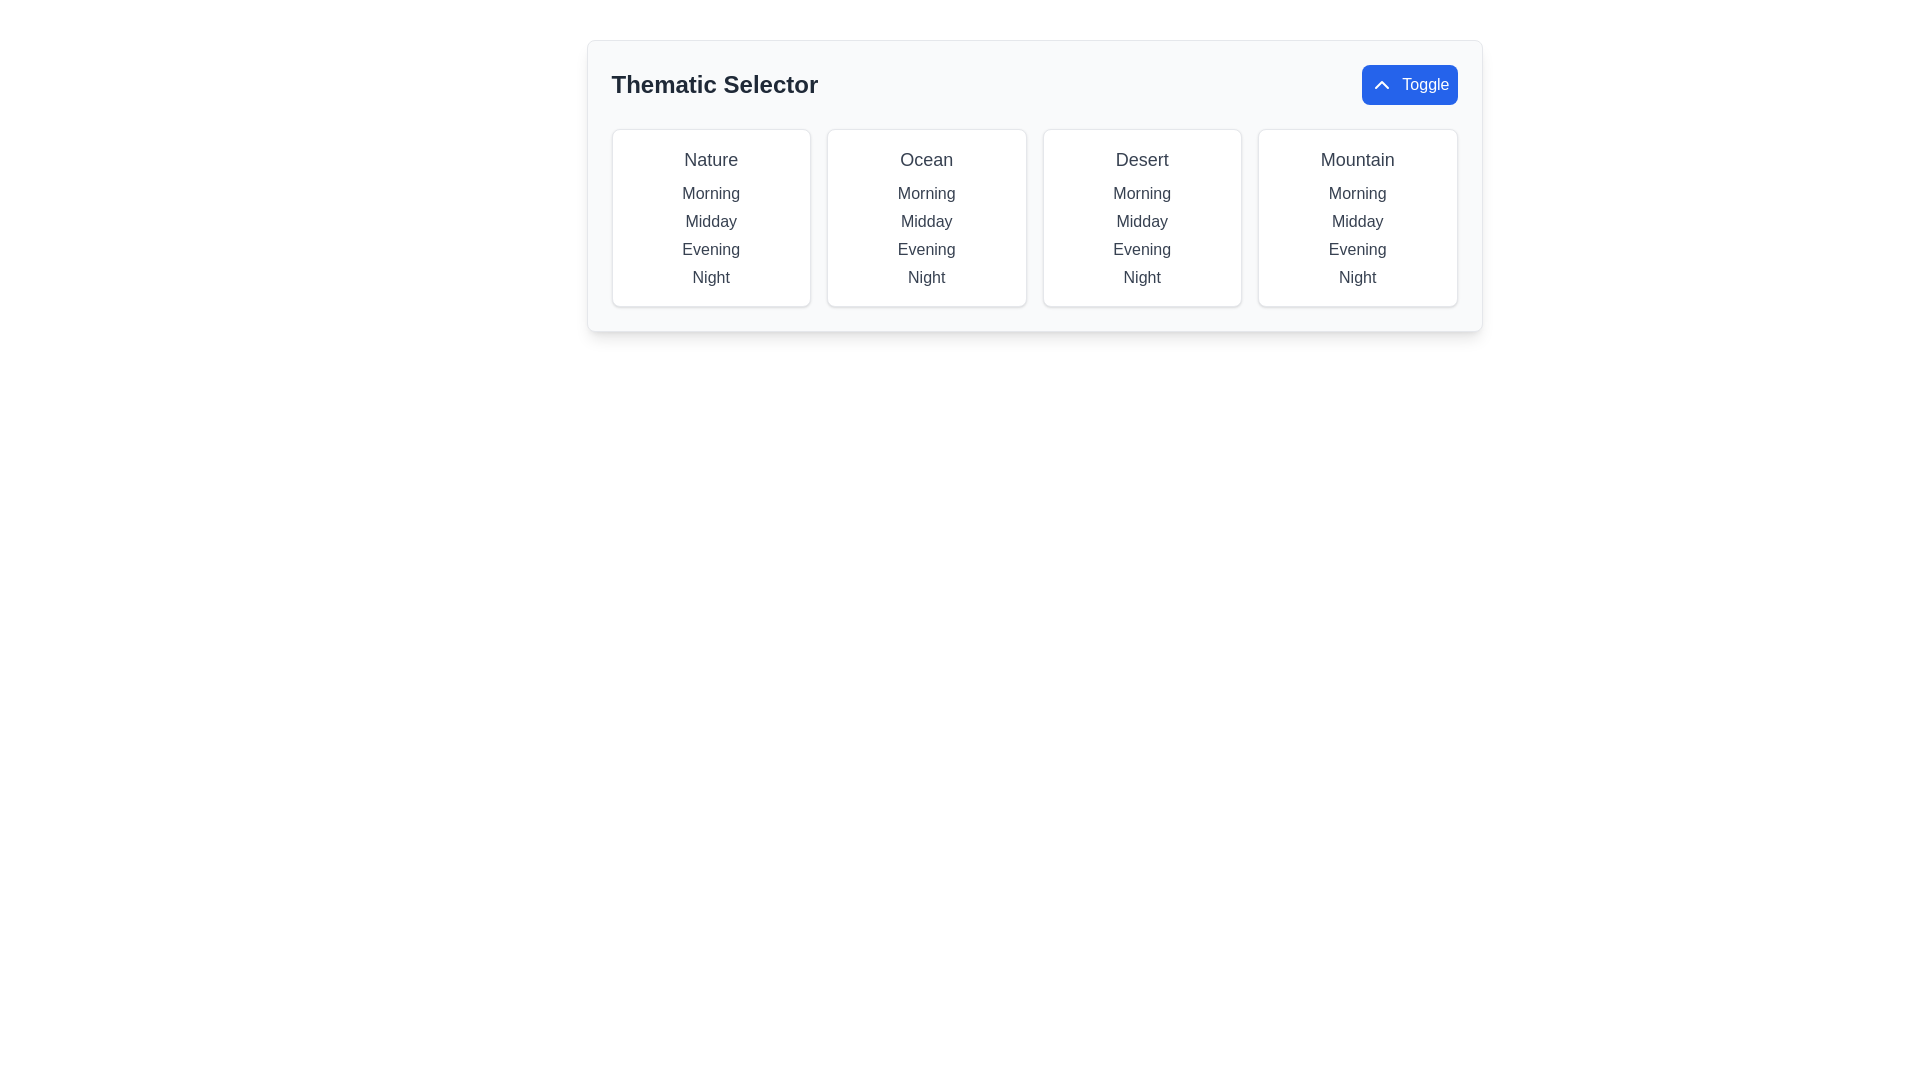 This screenshot has width=1920, height=1080. I want to click on the first label indicating 'Morning' in the Mountain card, which is part of a vertical group of four labels, so click(1357, 193).